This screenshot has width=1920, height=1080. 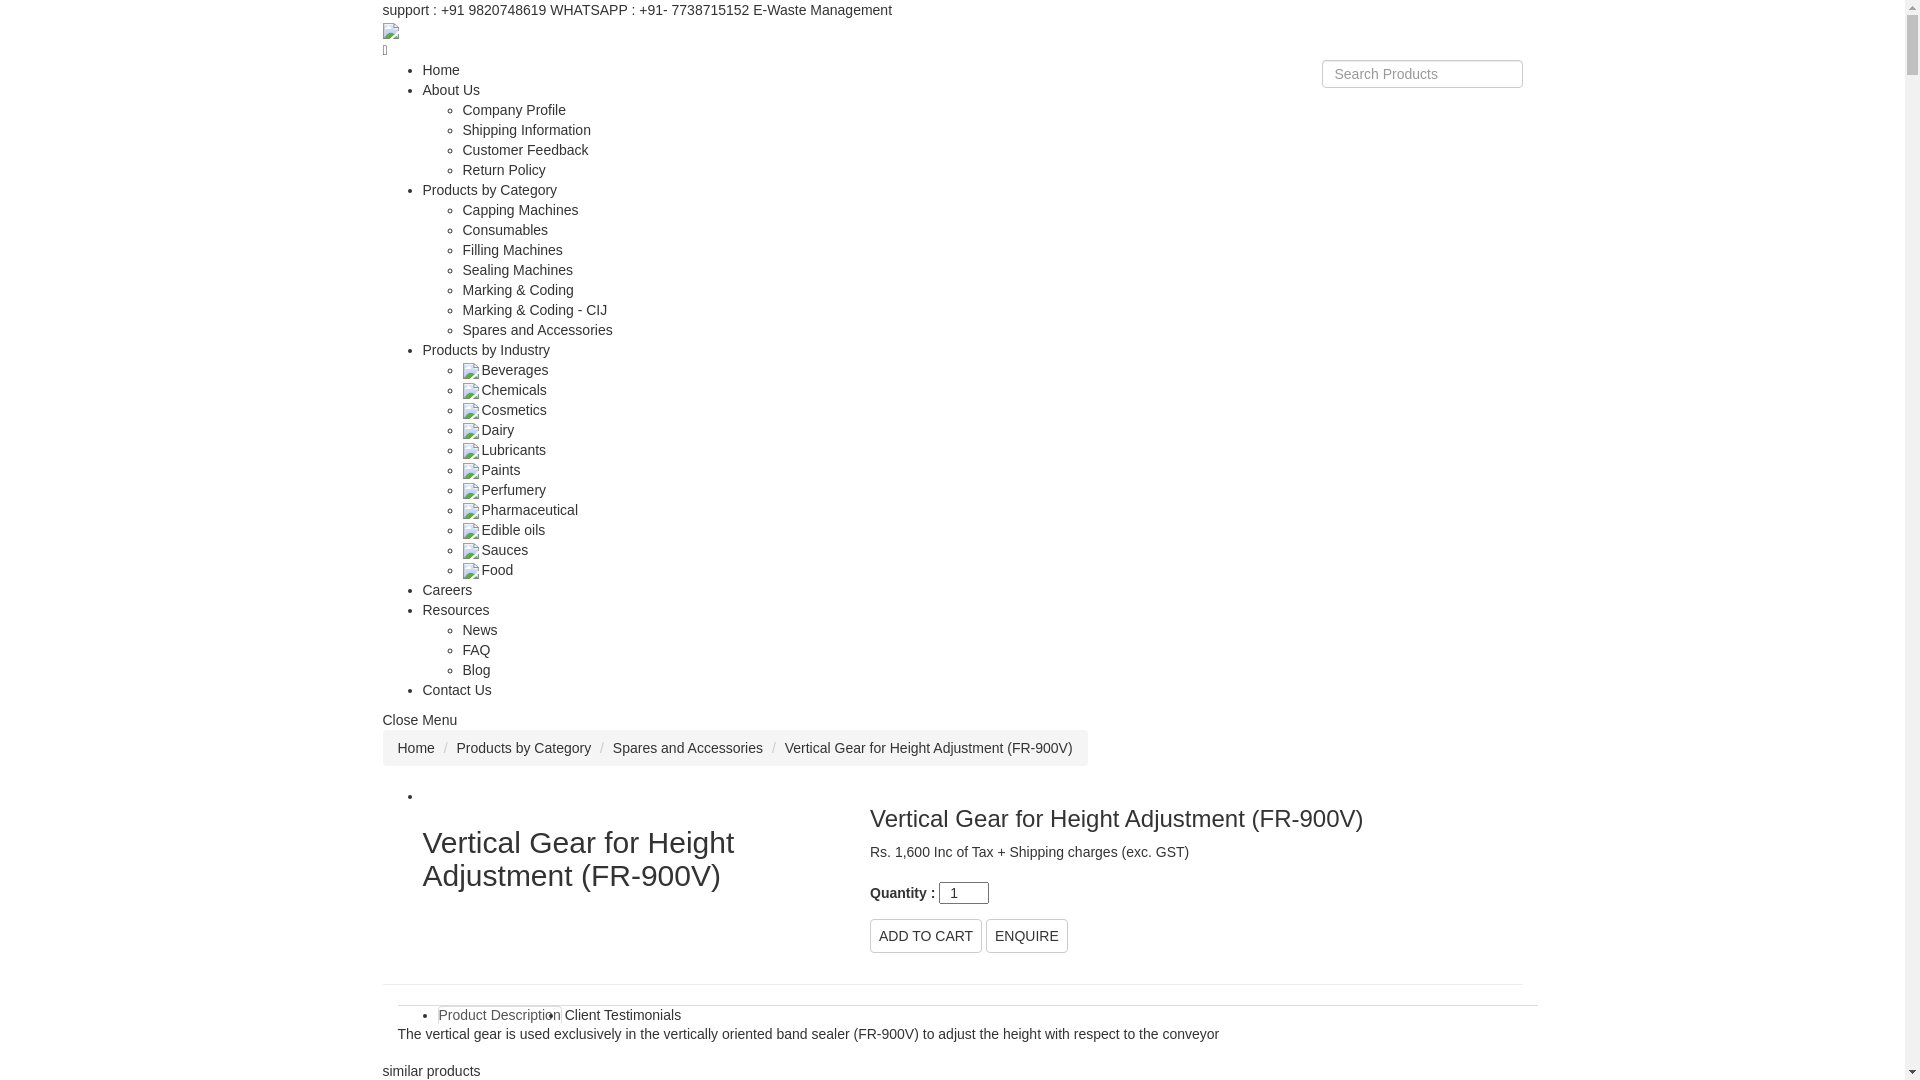 I want to click on '+91- 7738715152', so click(x=694, y=10).